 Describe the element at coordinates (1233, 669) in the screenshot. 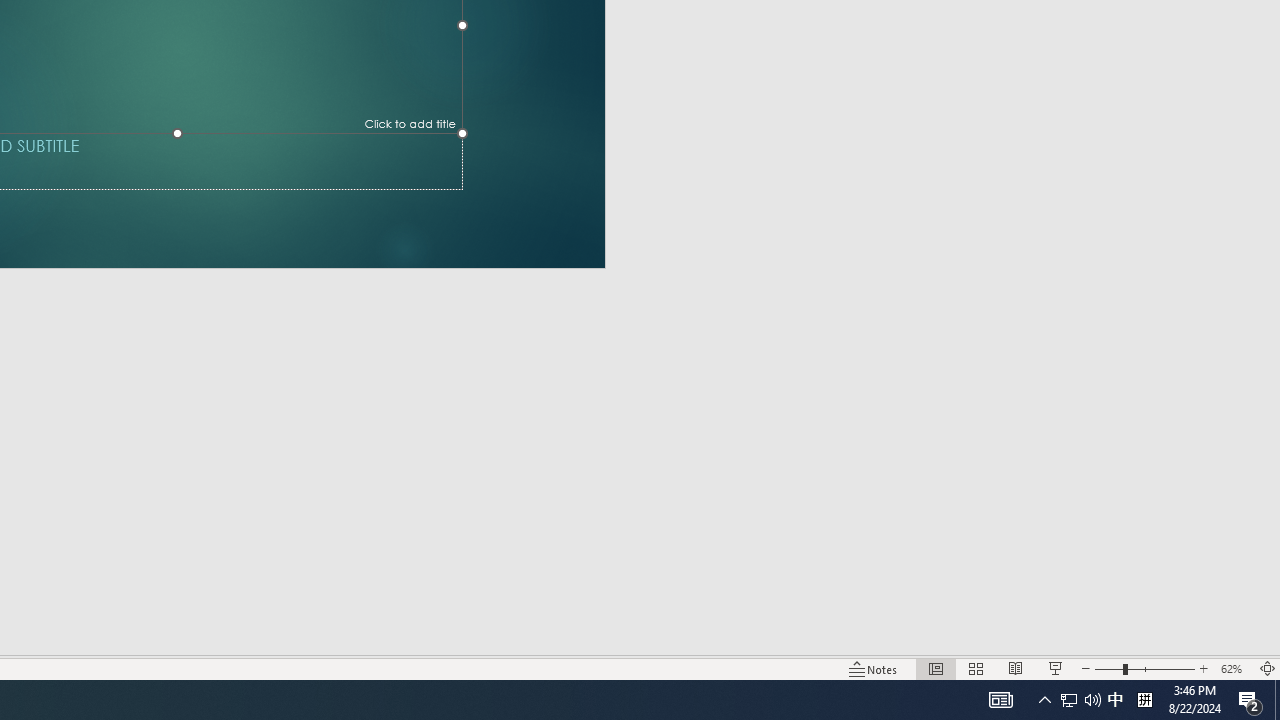

I see `'Zoom 62%'` at that location.